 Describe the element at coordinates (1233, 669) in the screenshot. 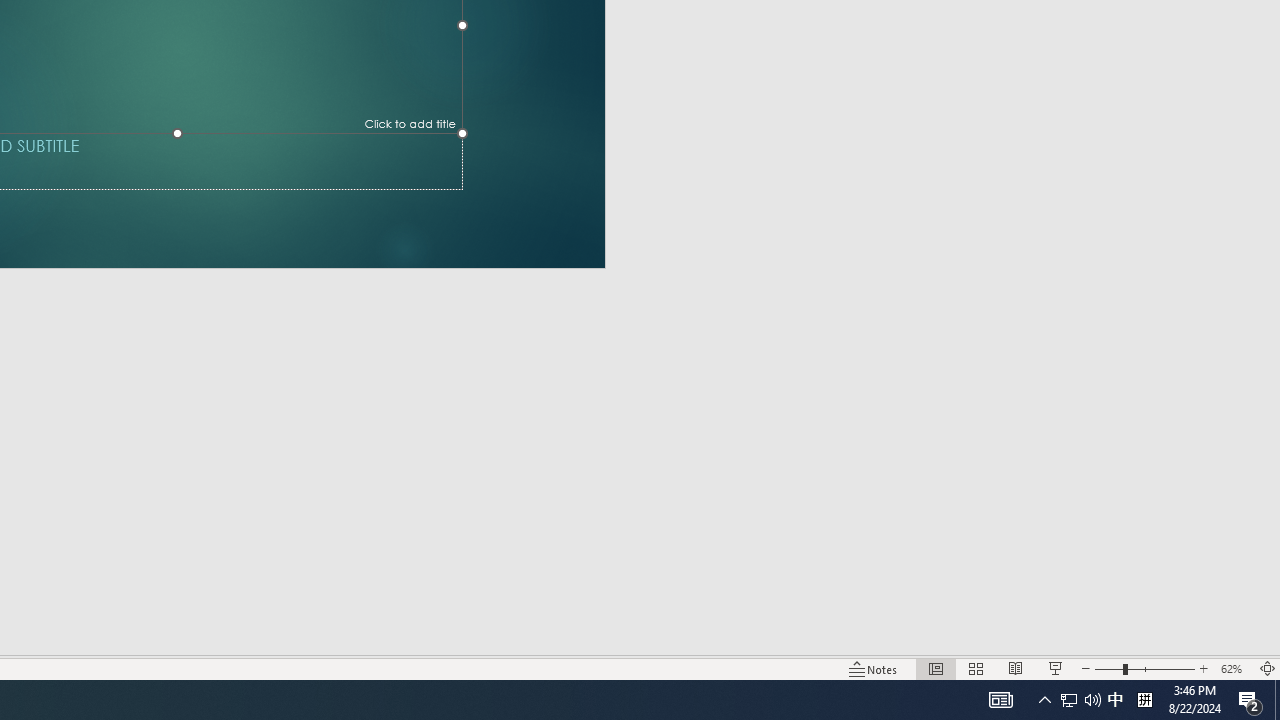

I see `'Zoom 62%'` at that location.